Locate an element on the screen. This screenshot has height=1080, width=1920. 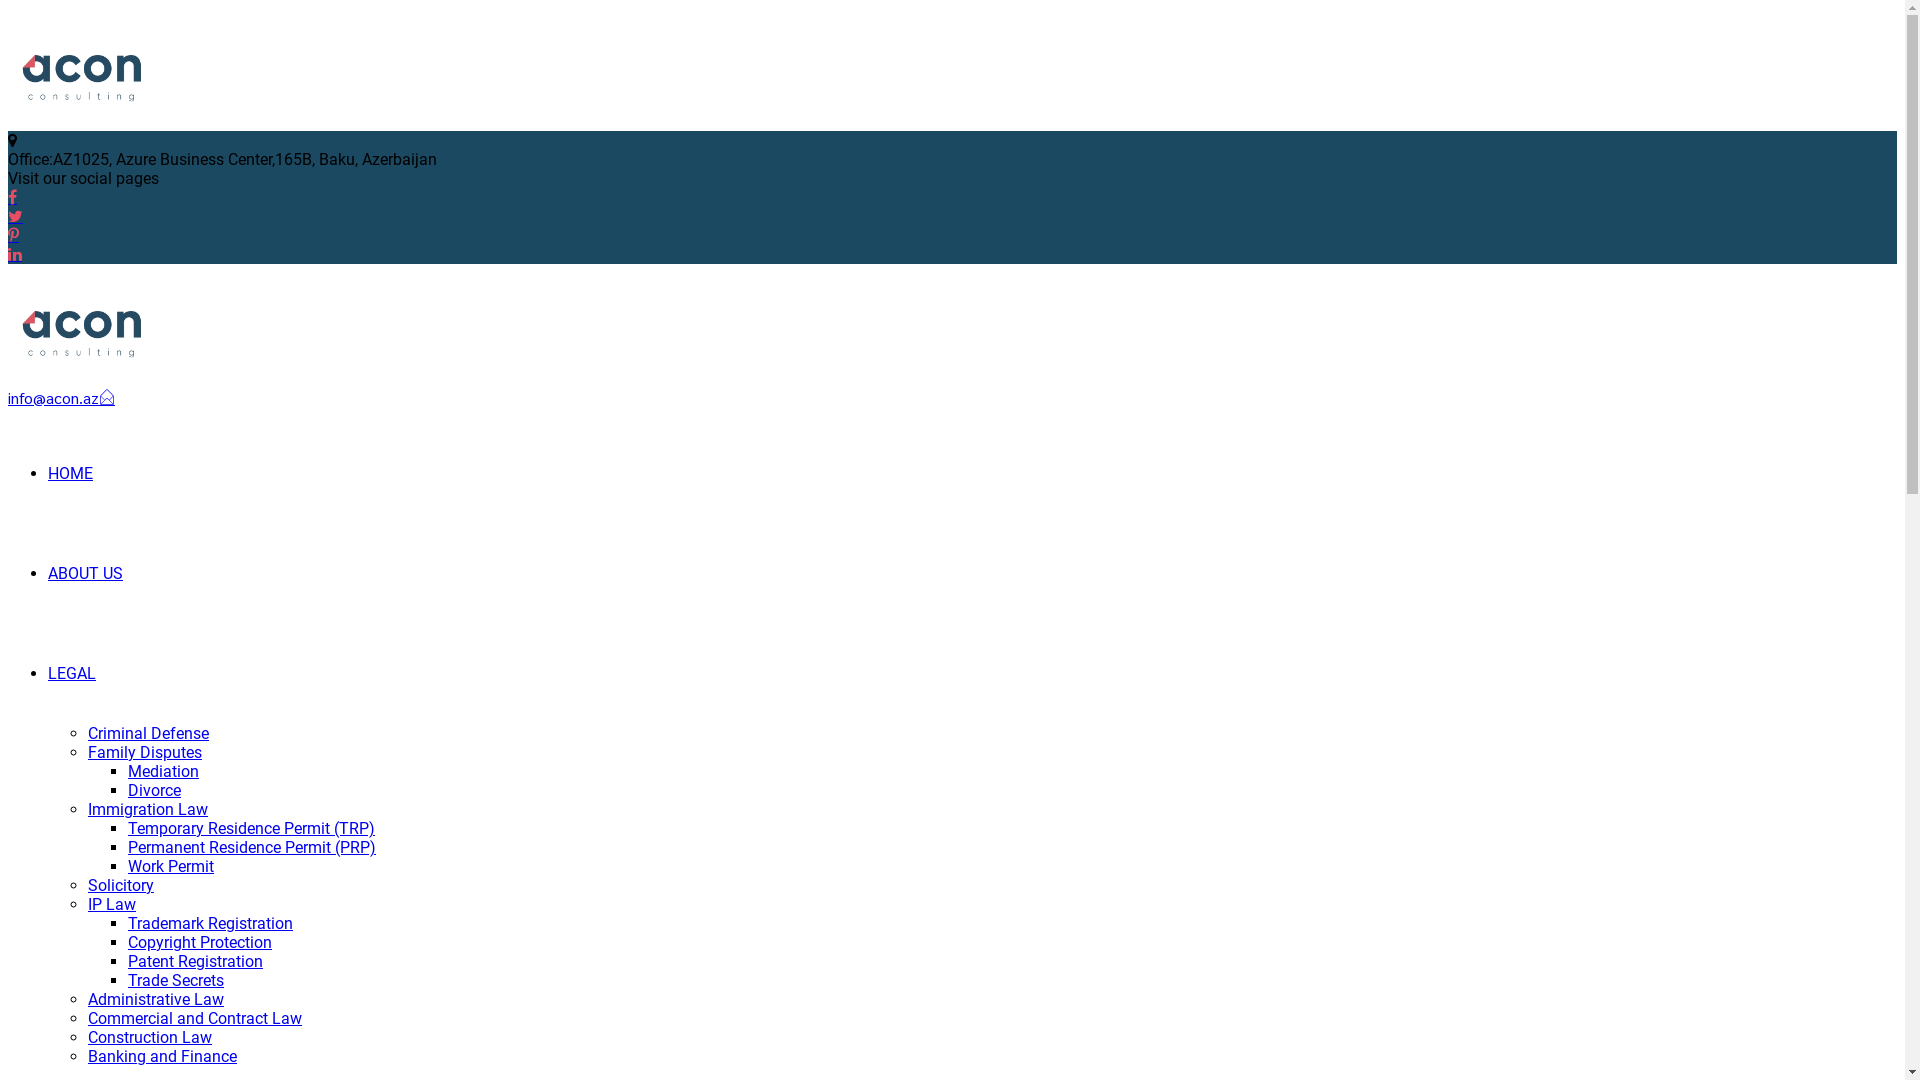
'Divorce' is located at coordinates (153, 789).